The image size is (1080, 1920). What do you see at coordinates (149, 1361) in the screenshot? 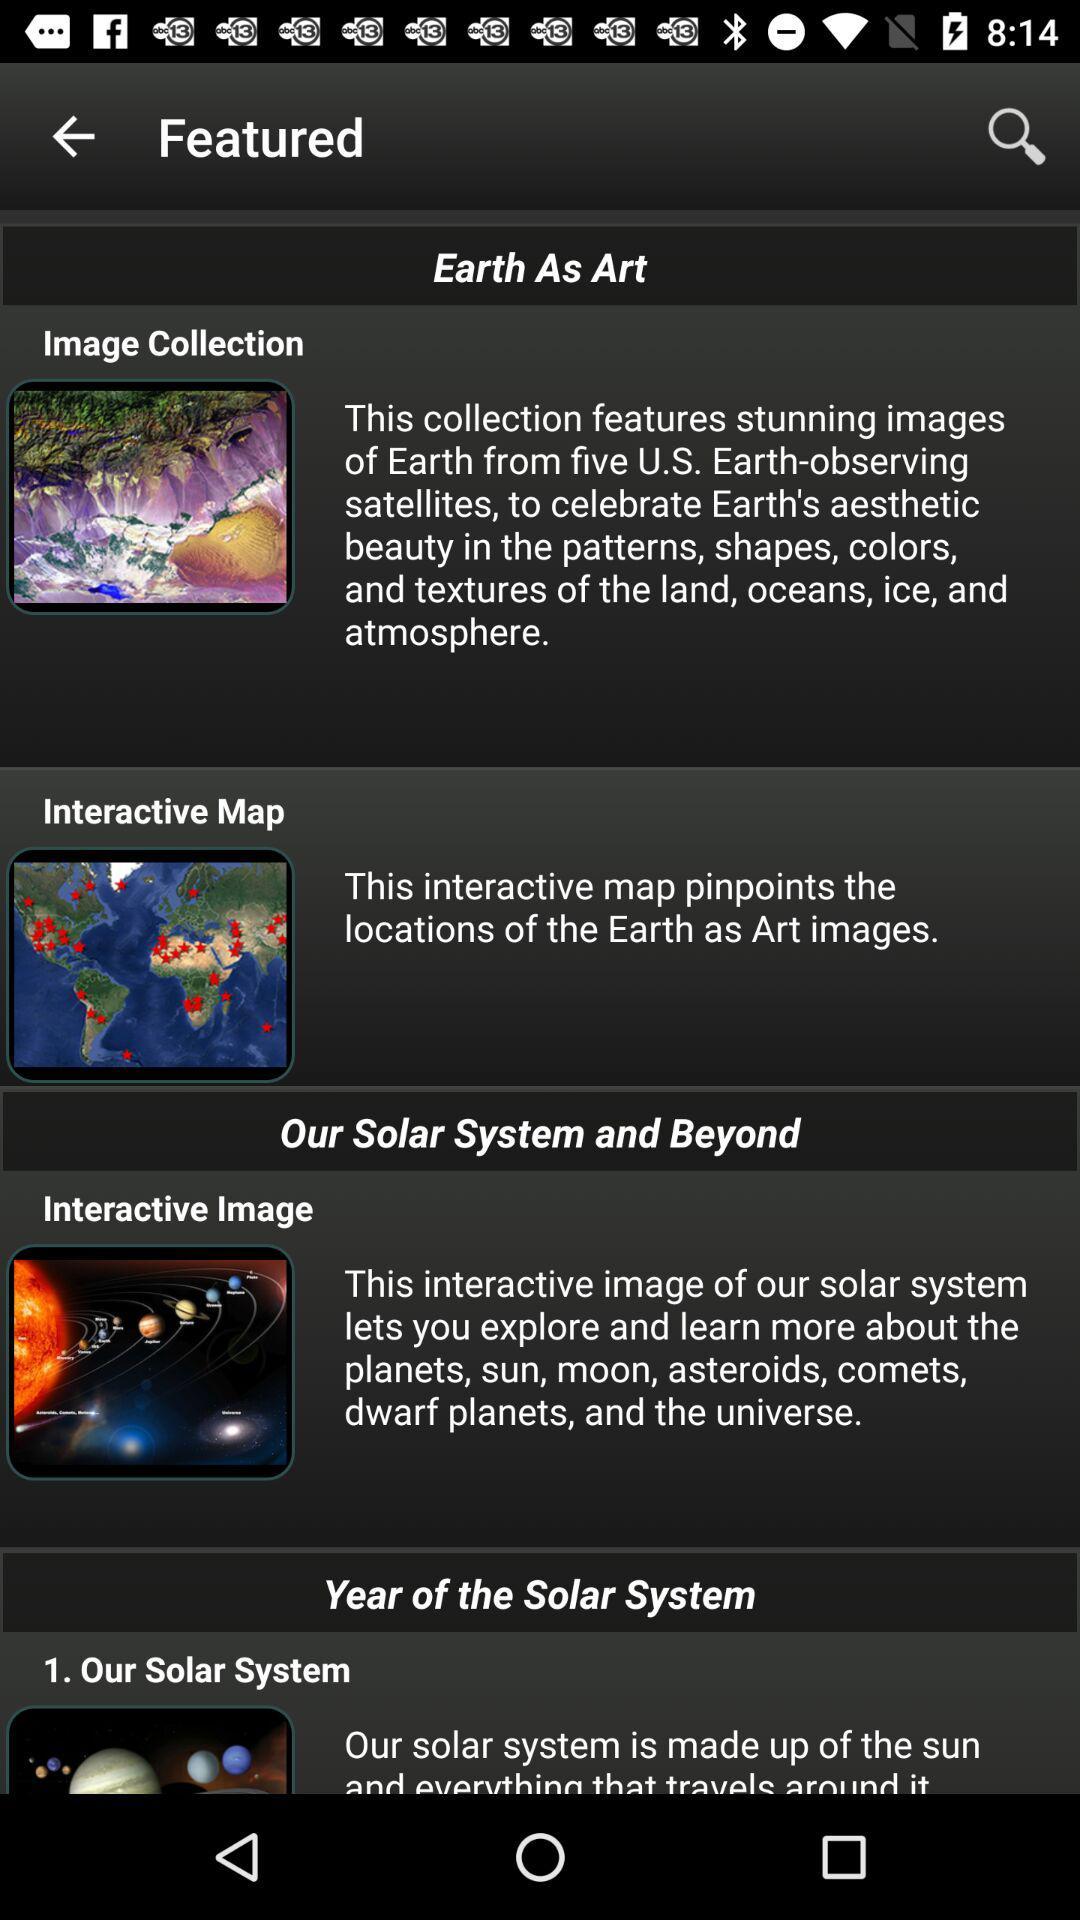
I see `the image below the text called interactive image` at bounding box center [149, 1361].